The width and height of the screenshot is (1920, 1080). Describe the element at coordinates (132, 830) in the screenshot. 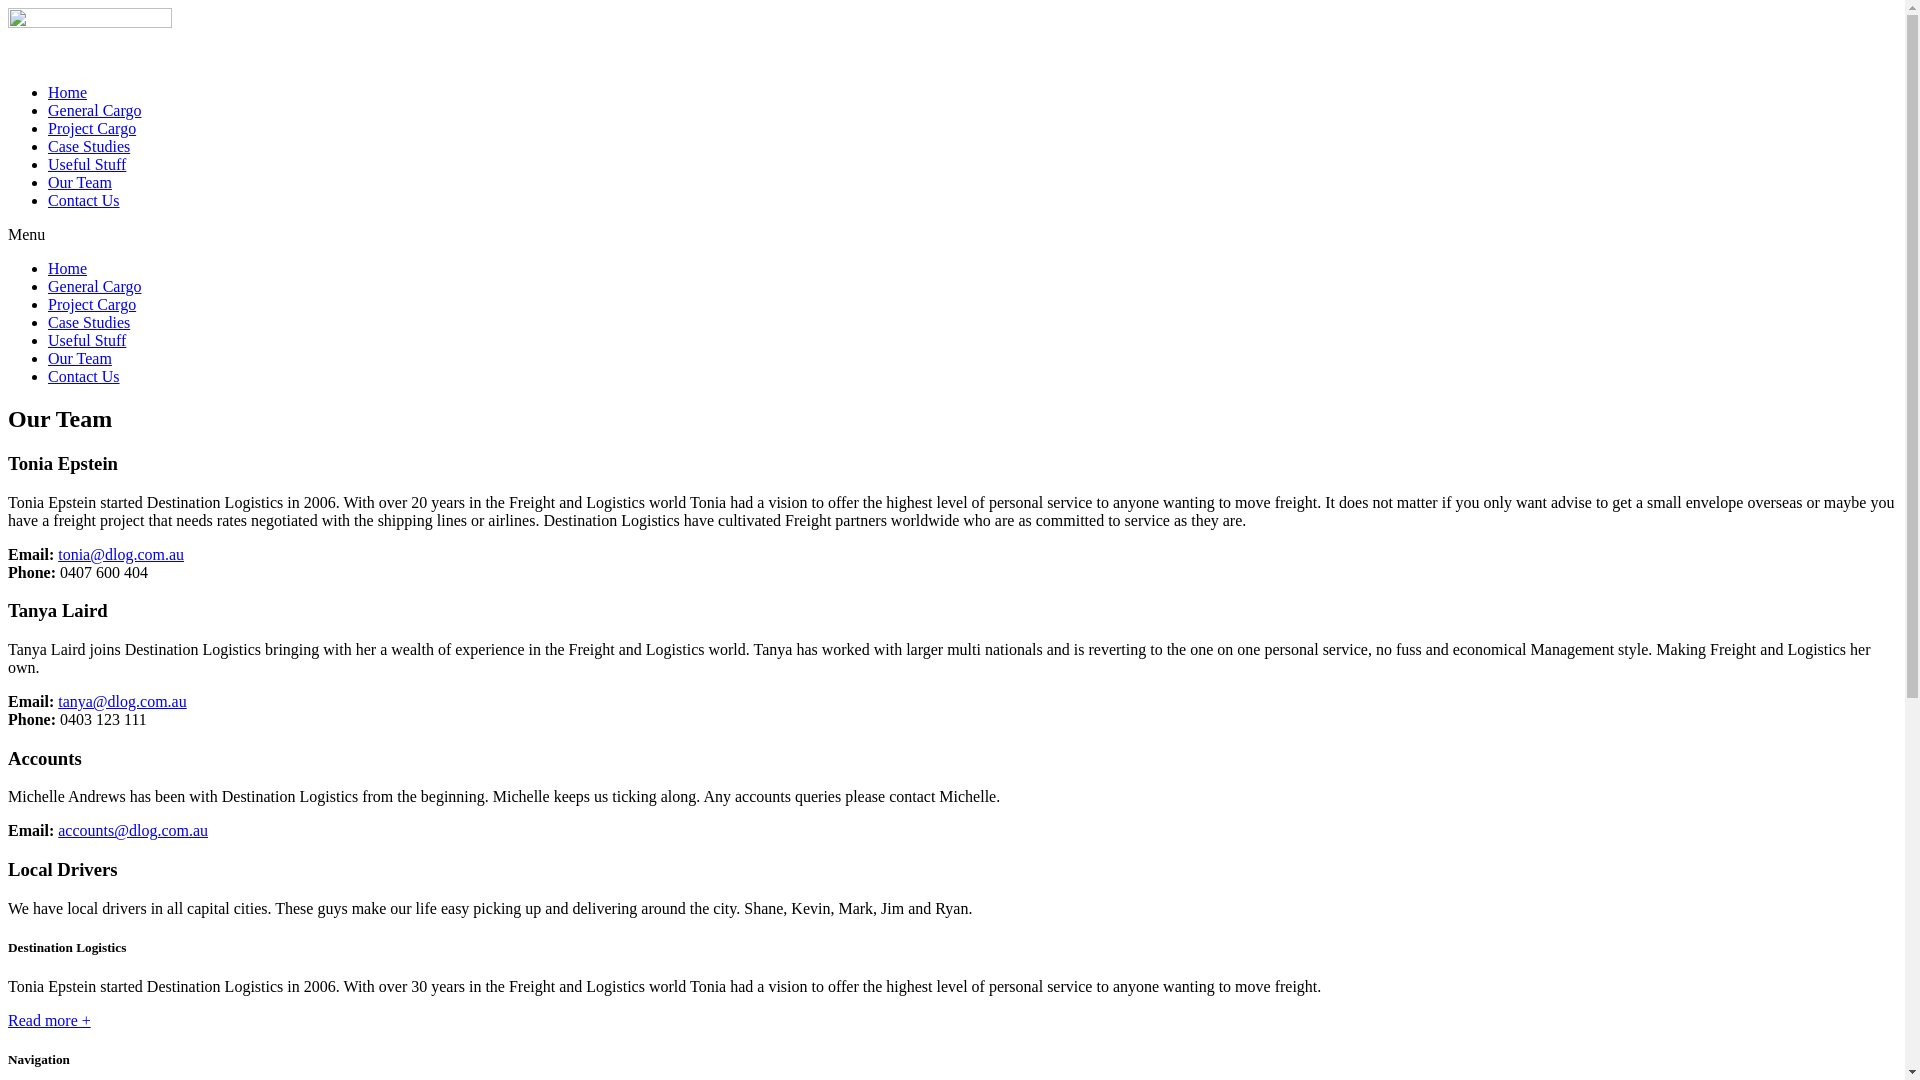

I see `'accounts@dlog.com.au'` at that location.